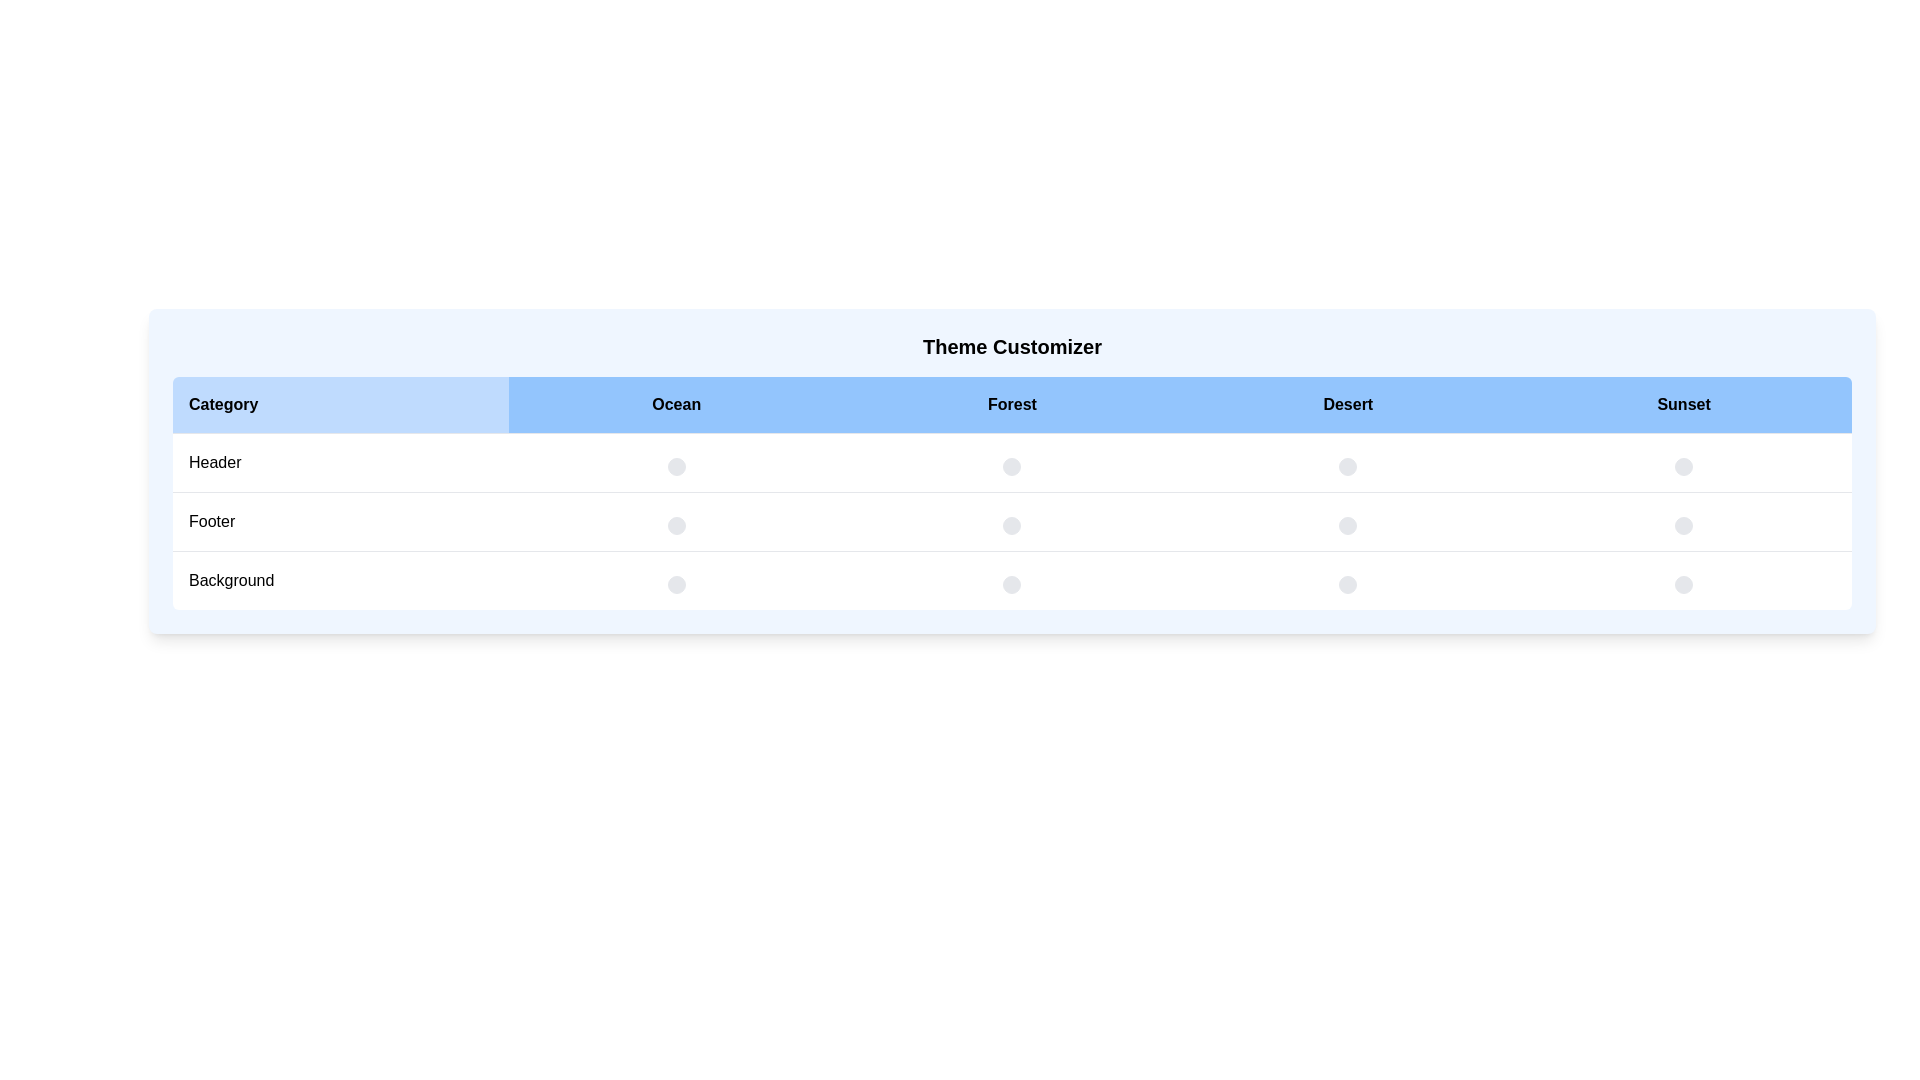  I want to click on the interactive button in the third row and fourth column of the 'Theme Customizer' grid, so click(1348, 580).